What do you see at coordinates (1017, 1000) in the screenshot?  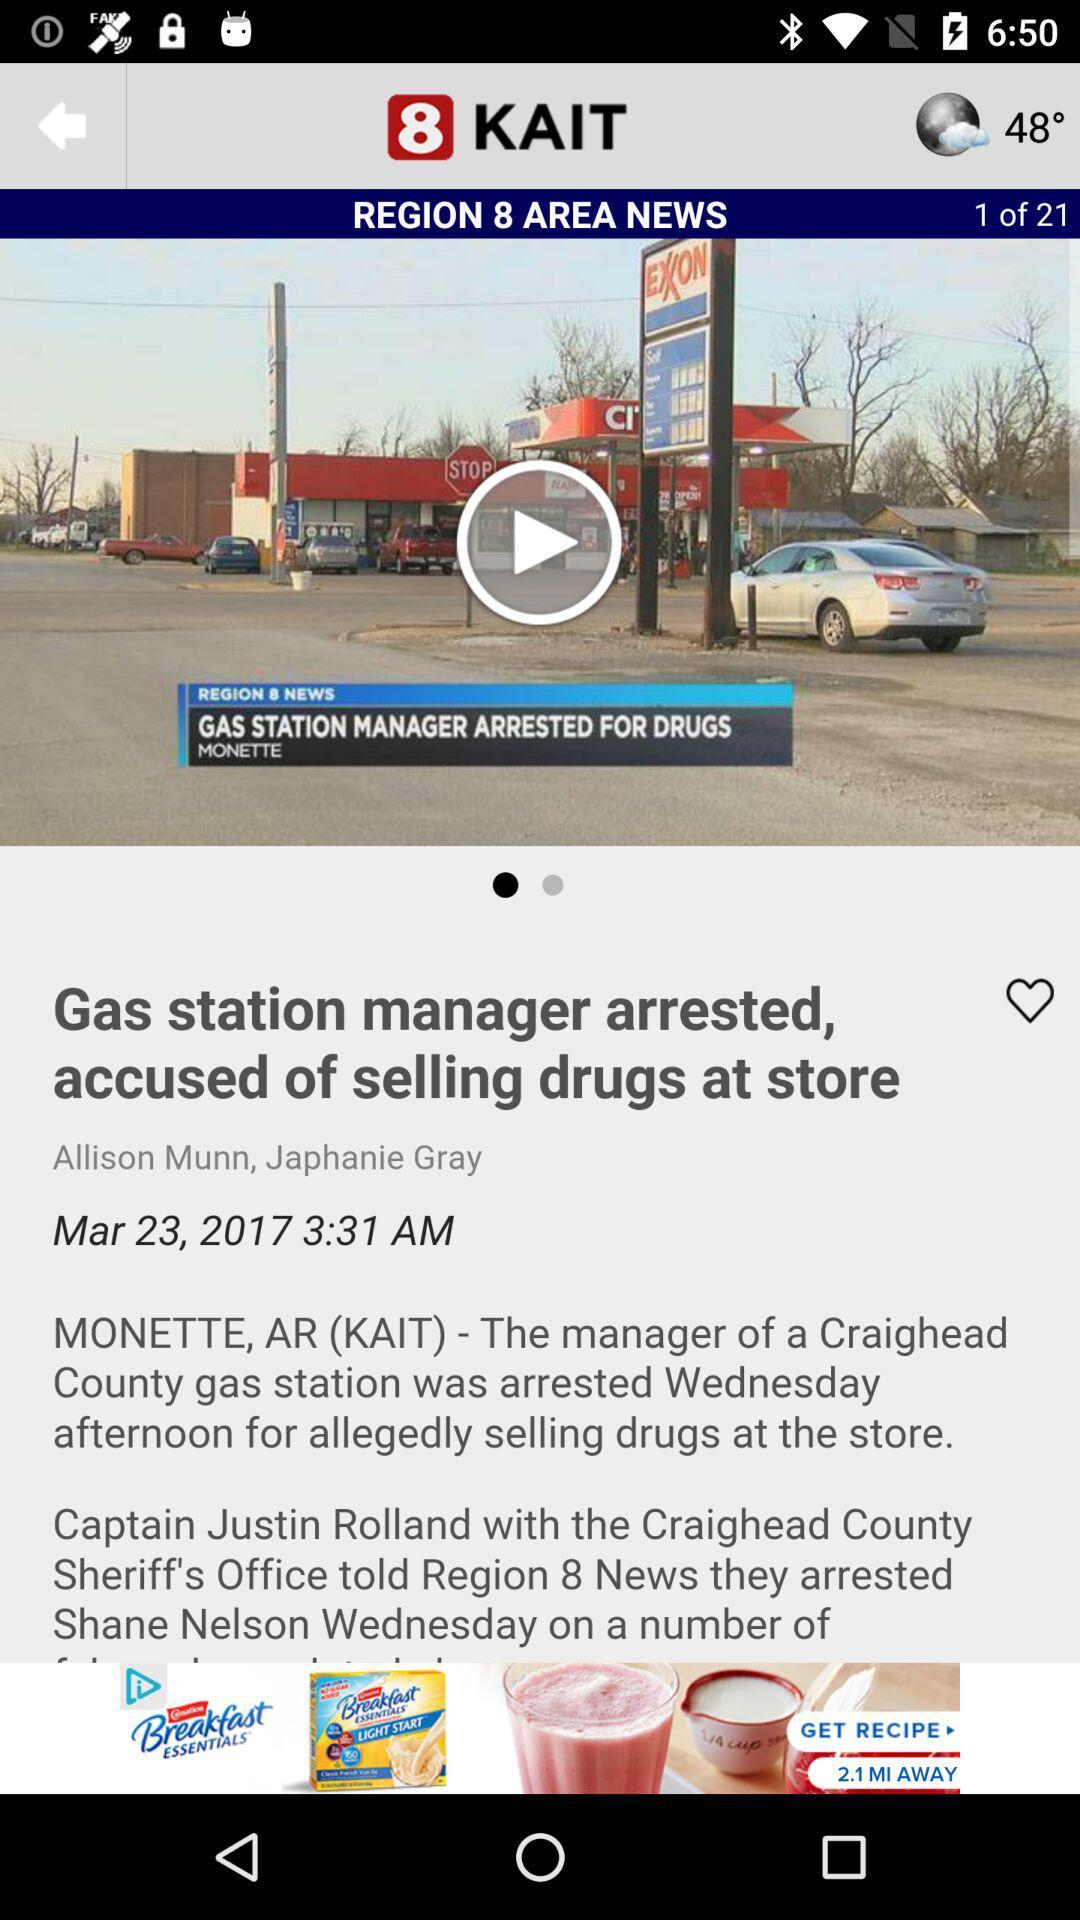 I see `the favorite icon` at bounding box center [1017, 1000].